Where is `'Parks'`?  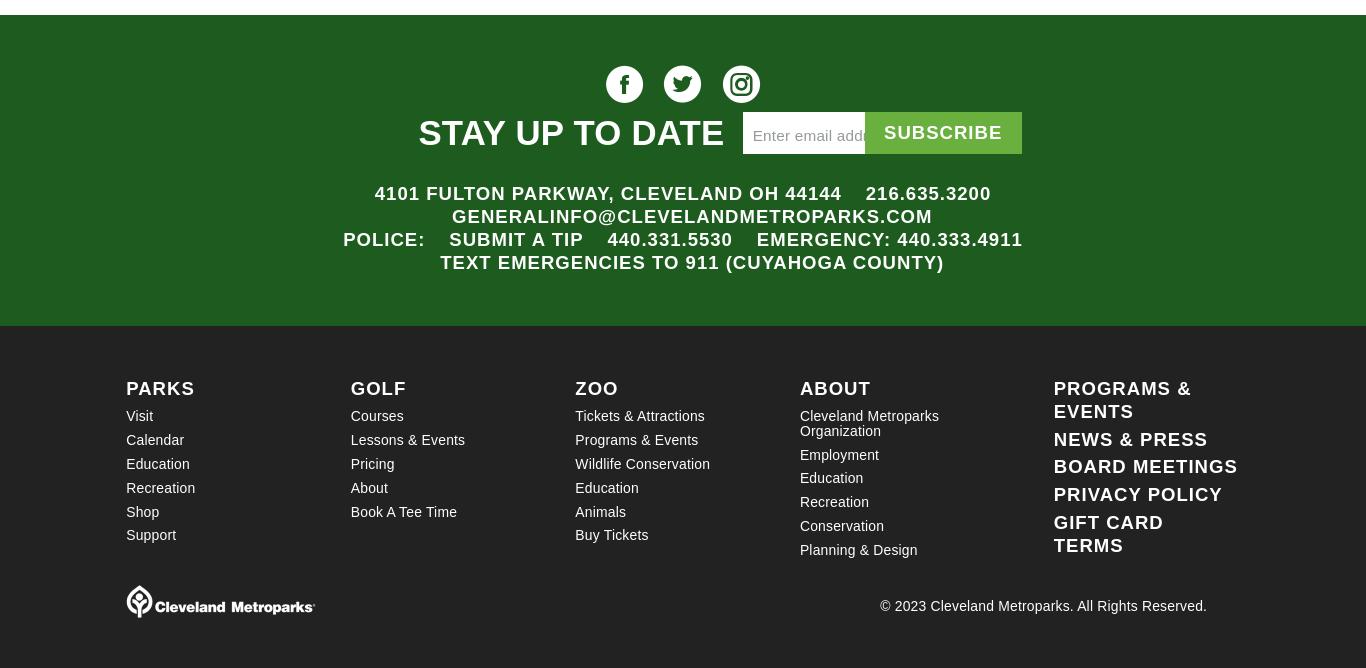
'Parks' is located at coordinates (158, 387).